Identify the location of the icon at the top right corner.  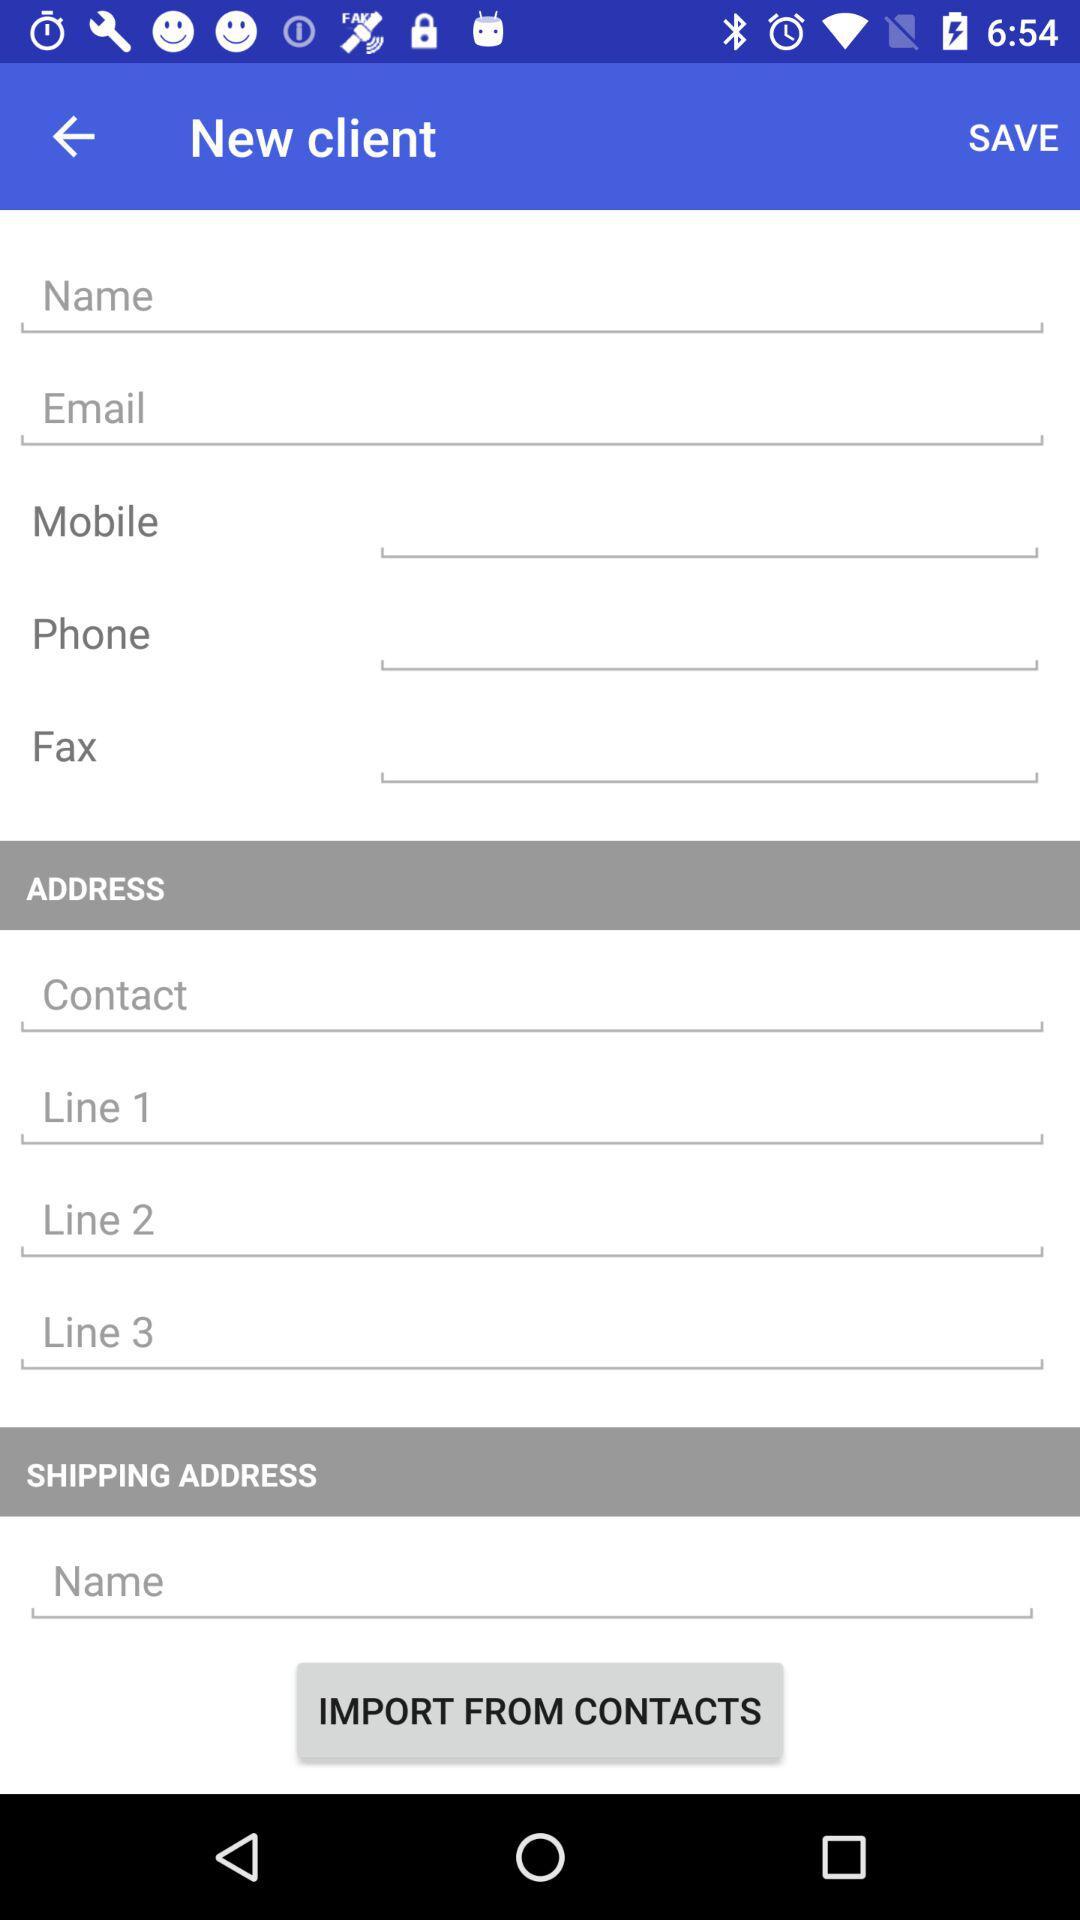
(1013, 135).